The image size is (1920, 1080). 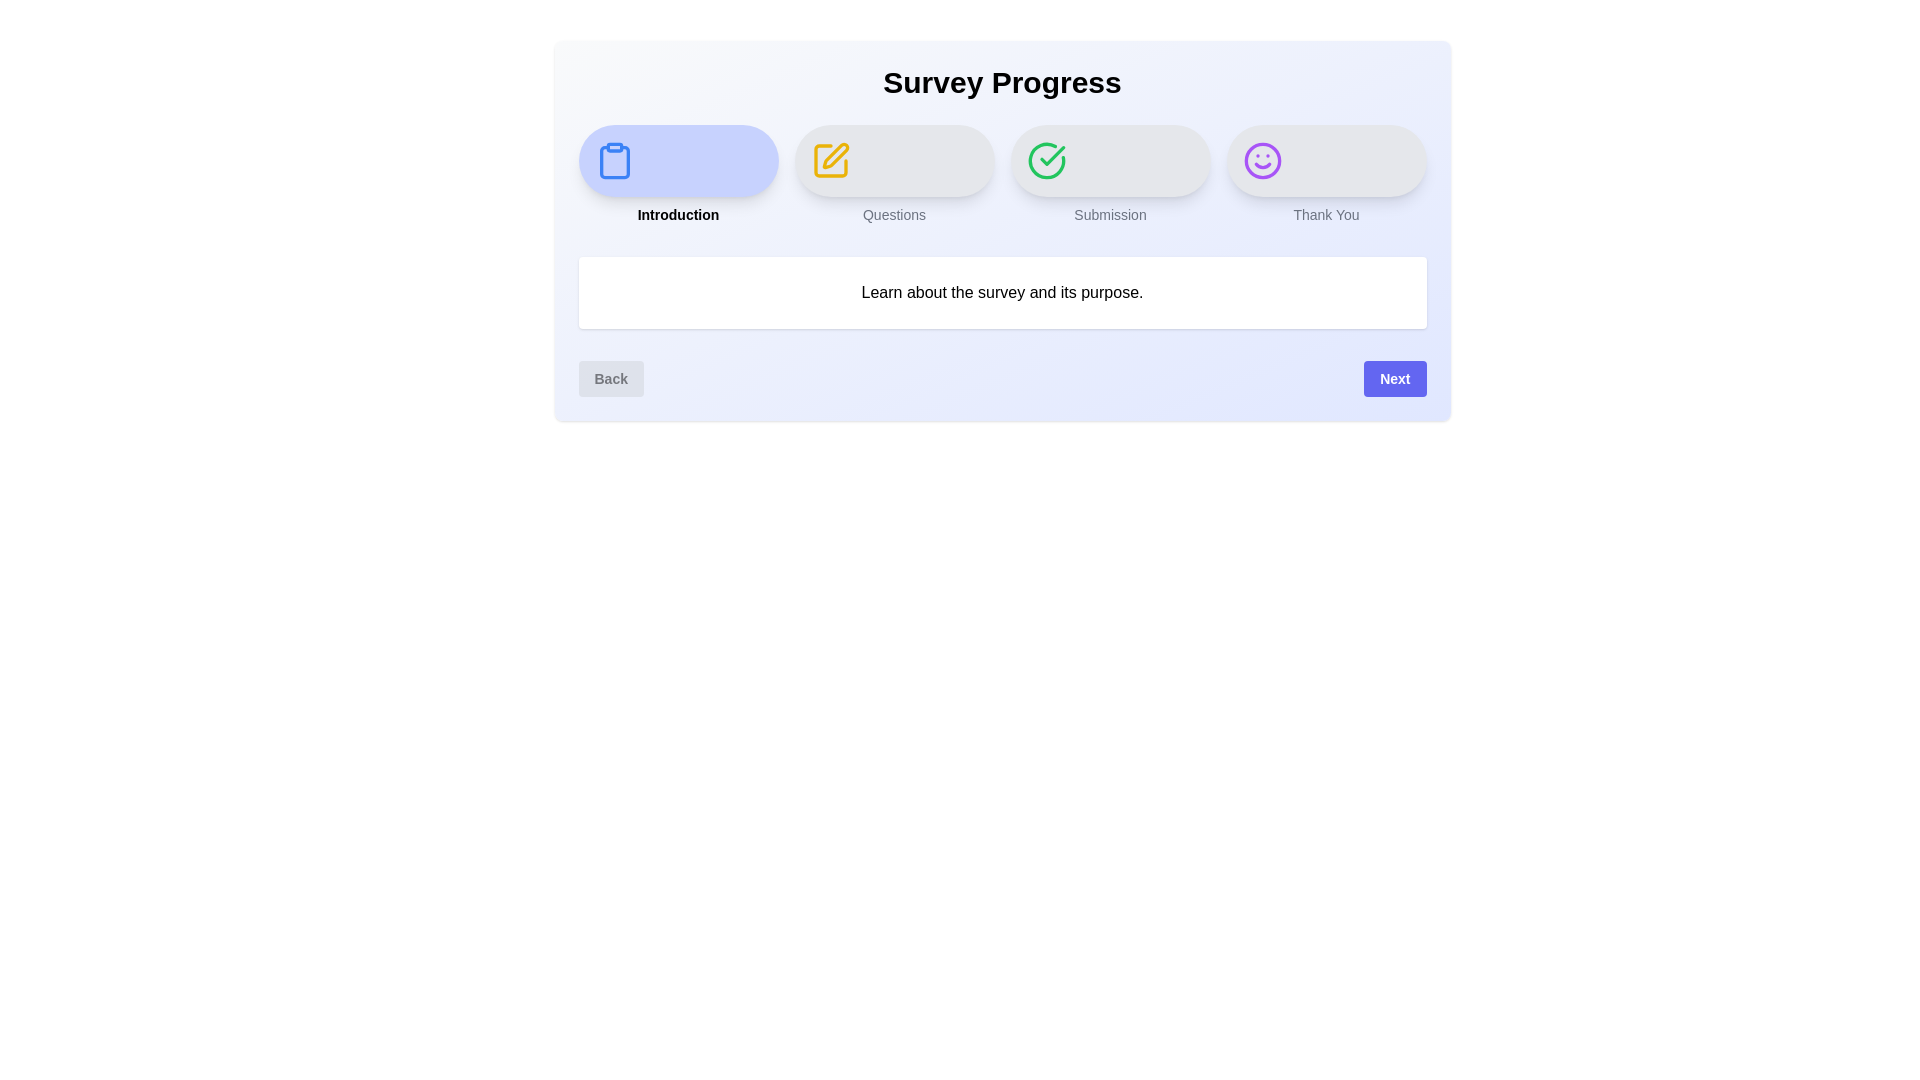 I want to click on the icon representing the Submission step to inspect its appearance, so click(x=1045, y=160).